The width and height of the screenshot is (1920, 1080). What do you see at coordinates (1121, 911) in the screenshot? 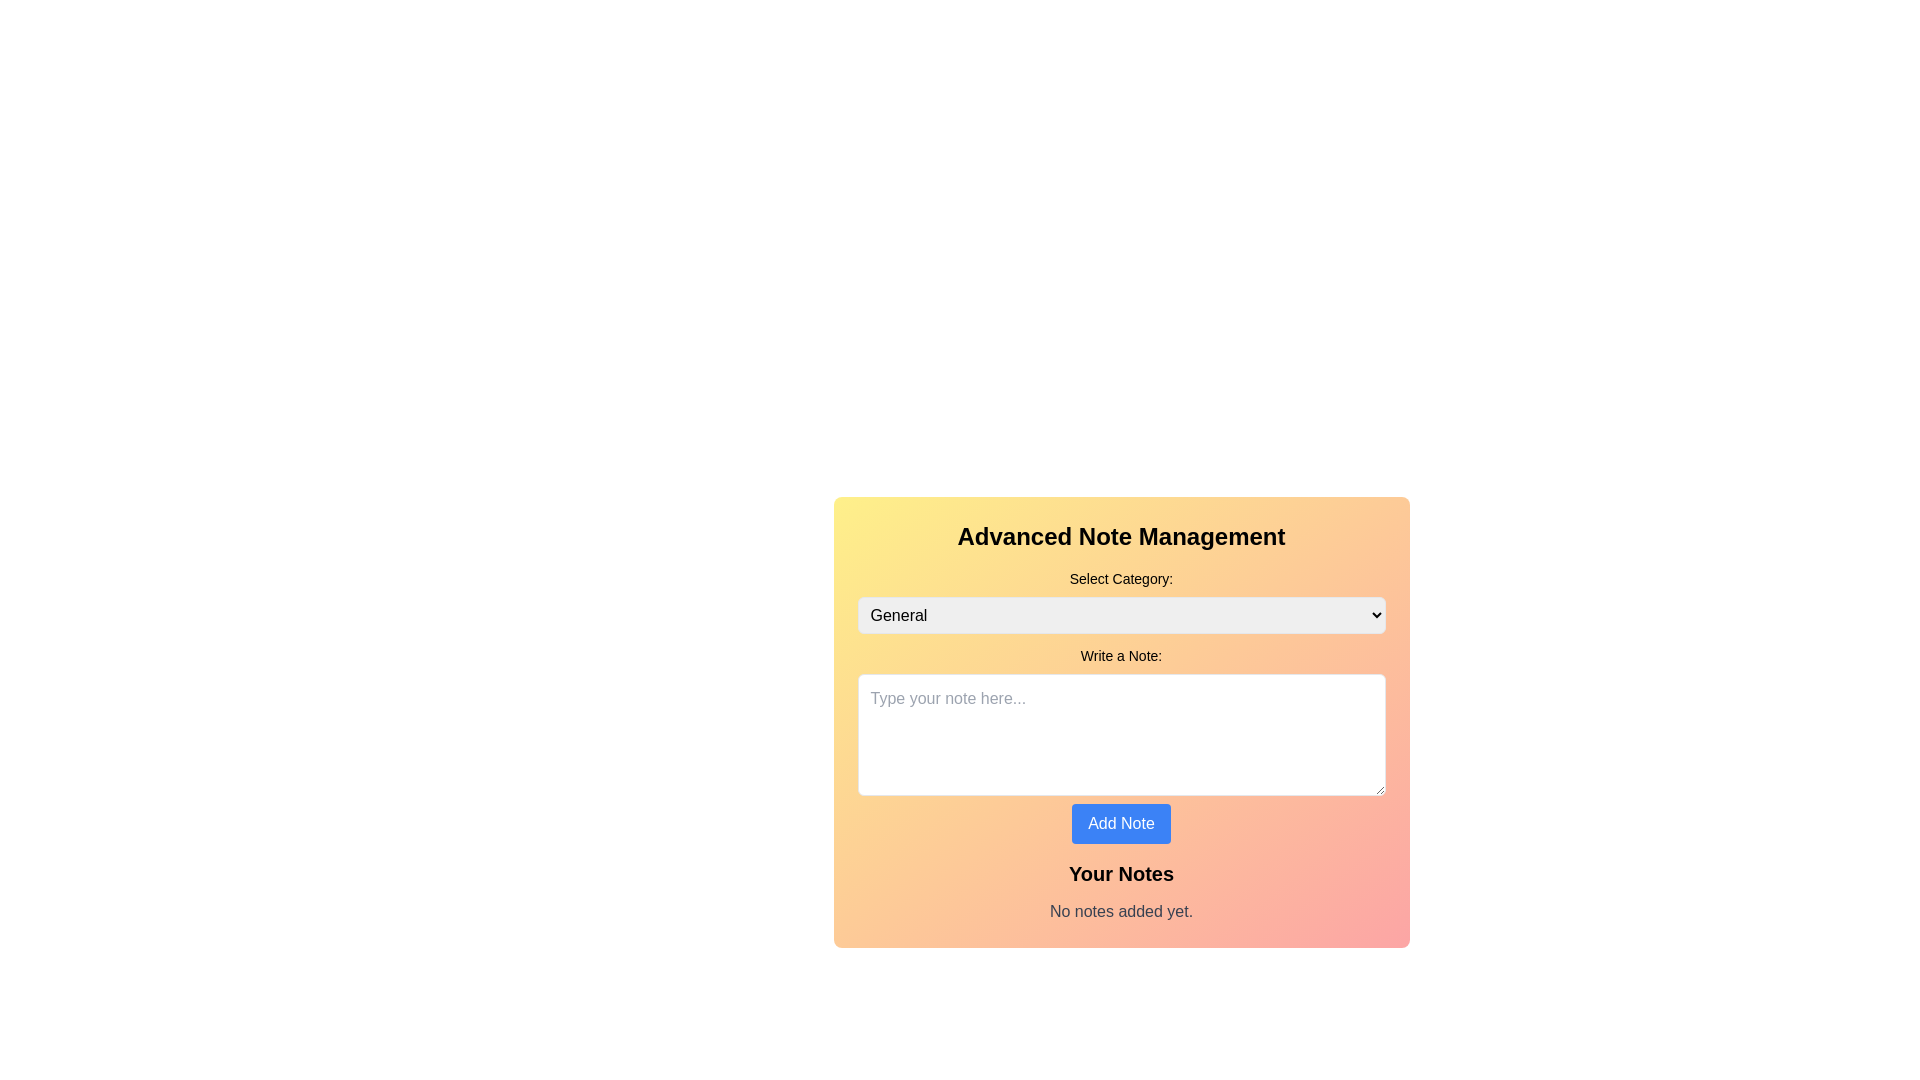
I see `the informational static text indicating that no notes have been added yet, located below the heading 'Your Notes.'` at bounding box center [1121, 911].